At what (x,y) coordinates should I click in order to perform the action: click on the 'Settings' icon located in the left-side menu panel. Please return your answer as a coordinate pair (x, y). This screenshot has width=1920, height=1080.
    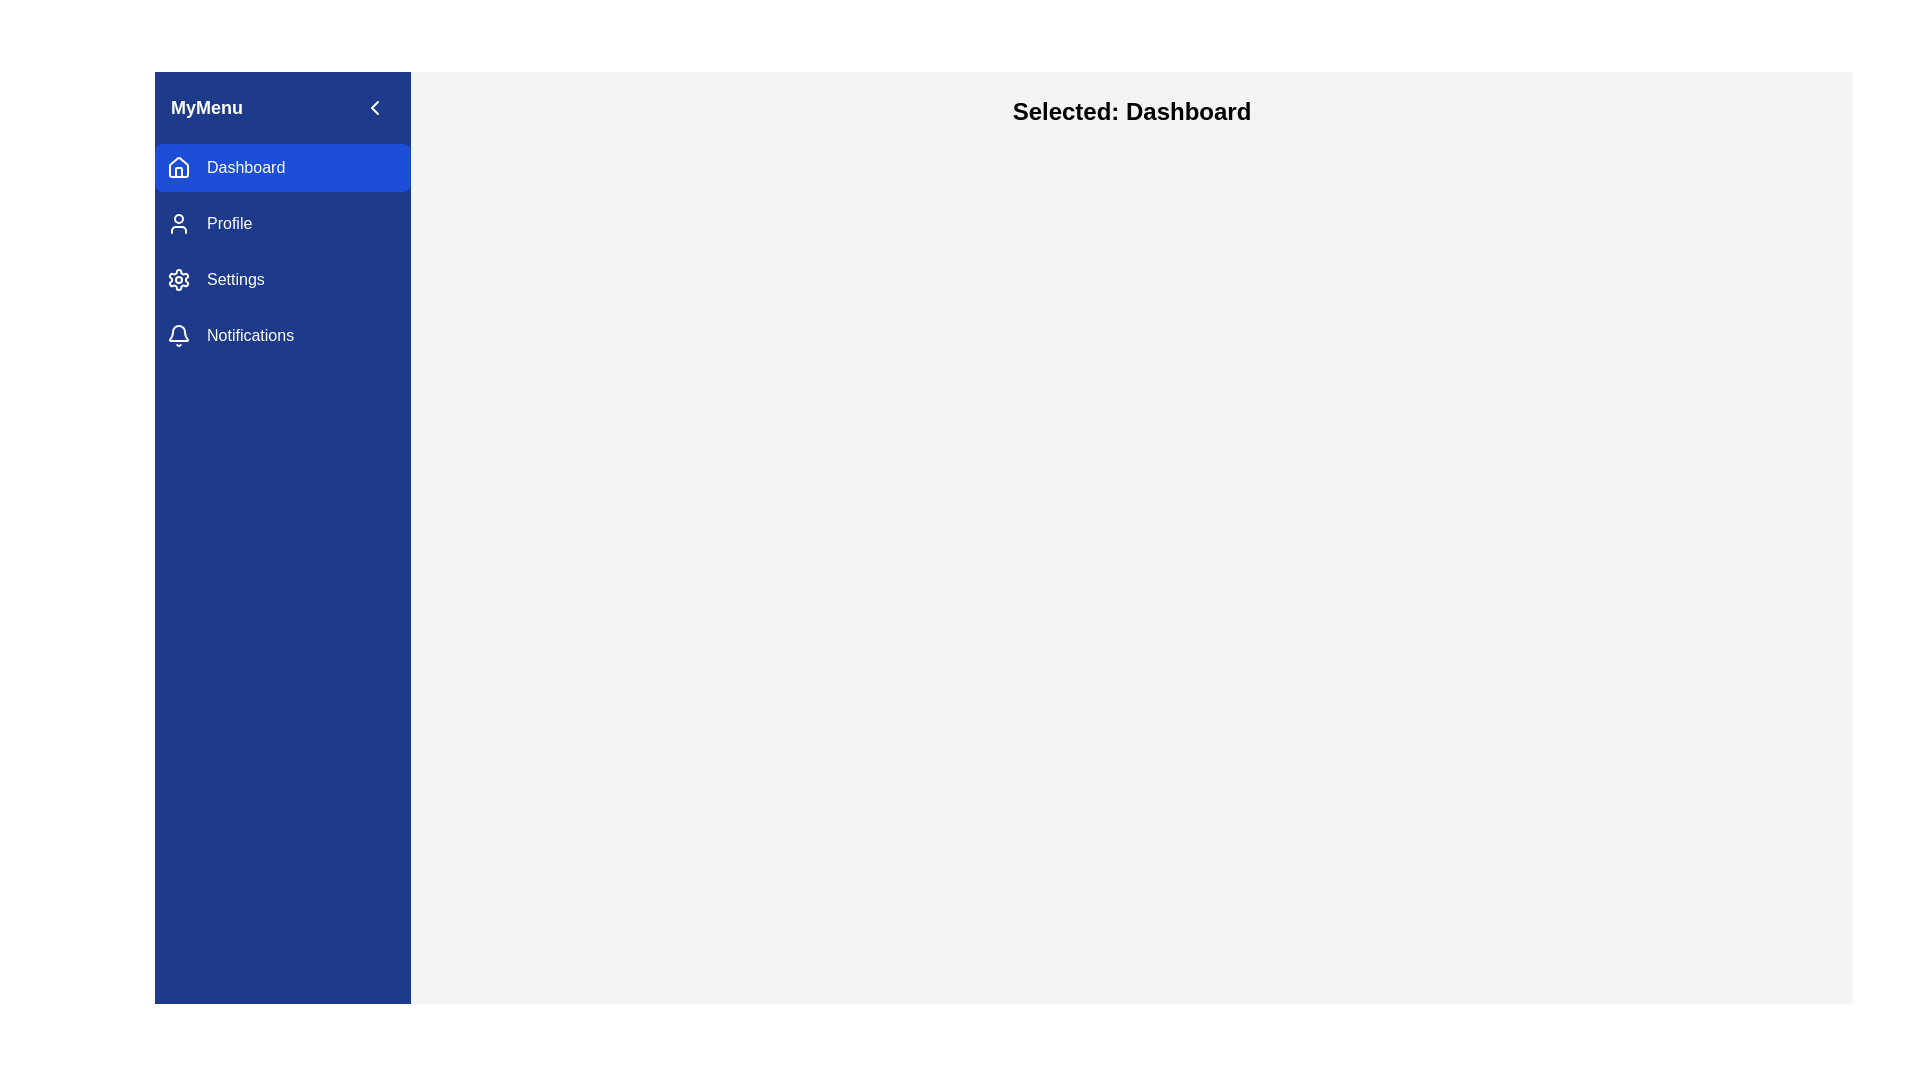
    Looking at the image, I should click on (178, 280).